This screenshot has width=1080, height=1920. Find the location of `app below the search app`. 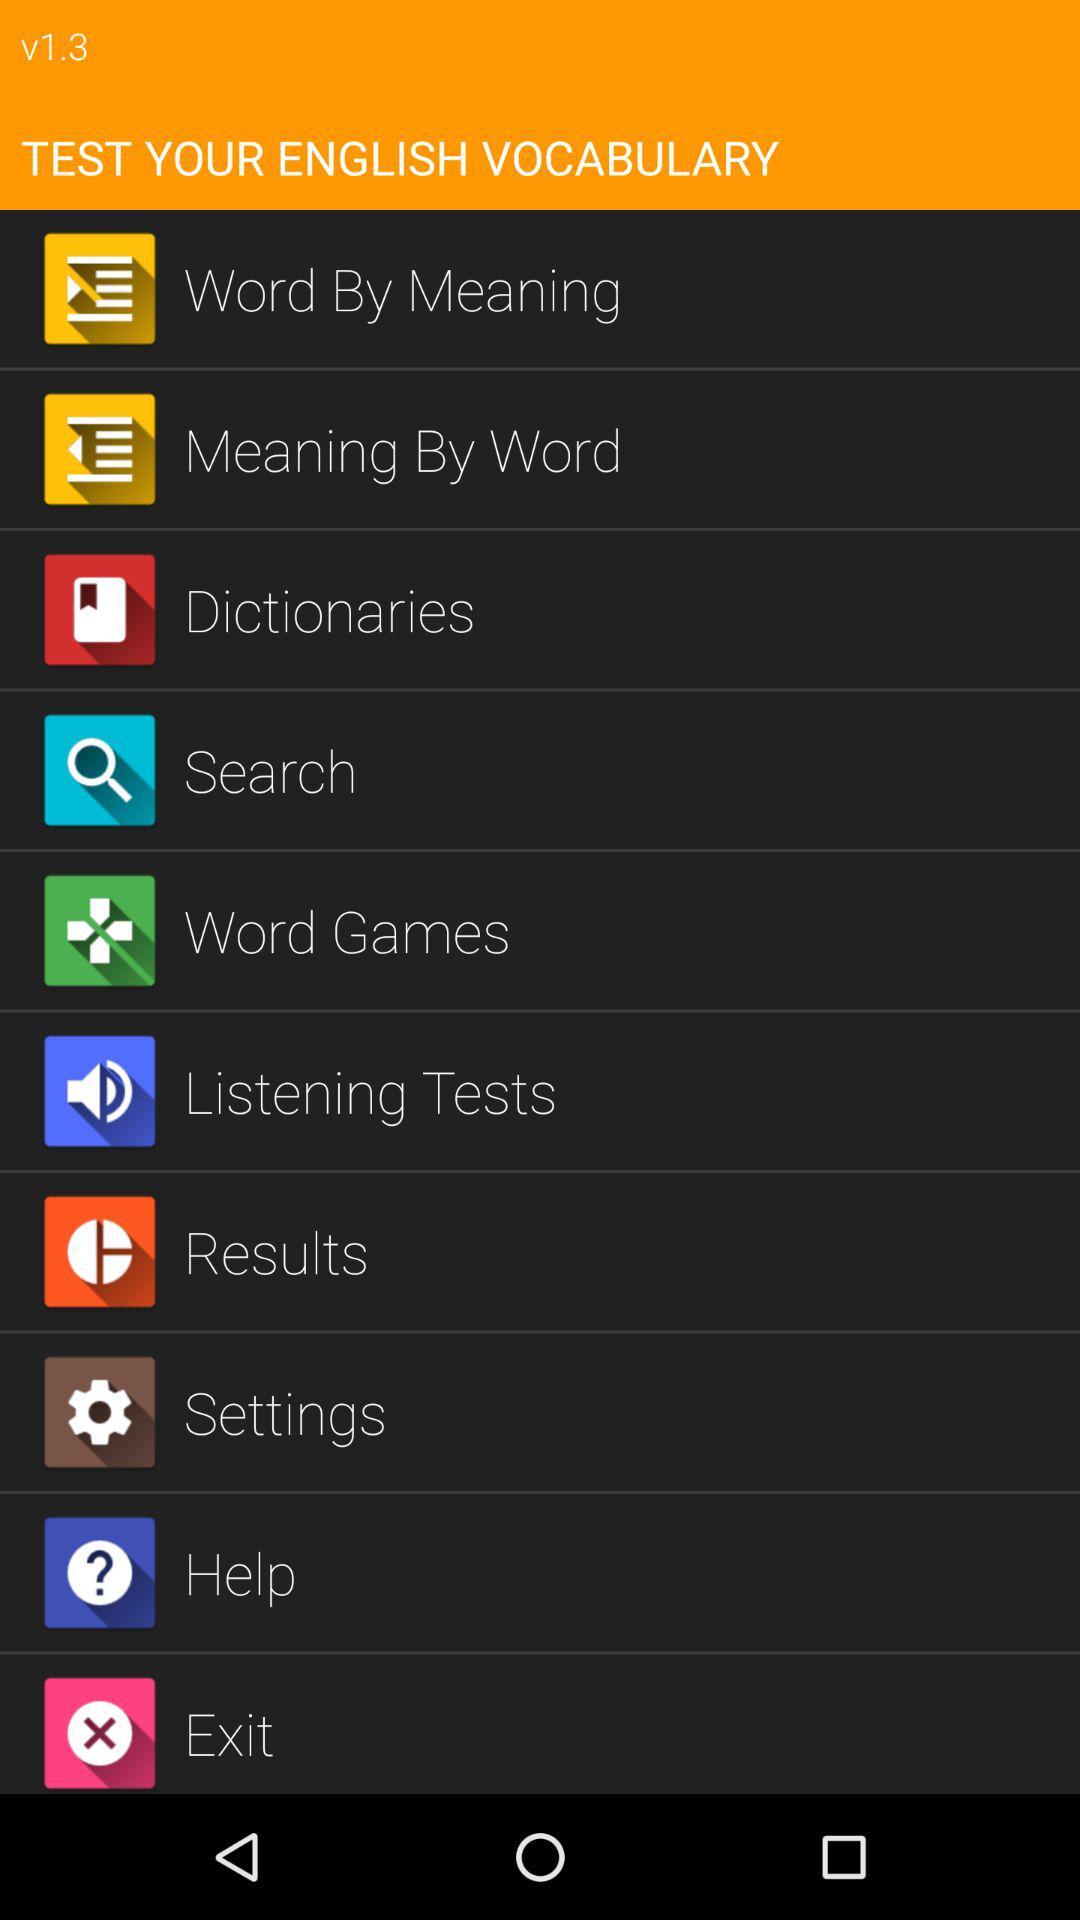

app below the search app is located at coordinates (623, 929).